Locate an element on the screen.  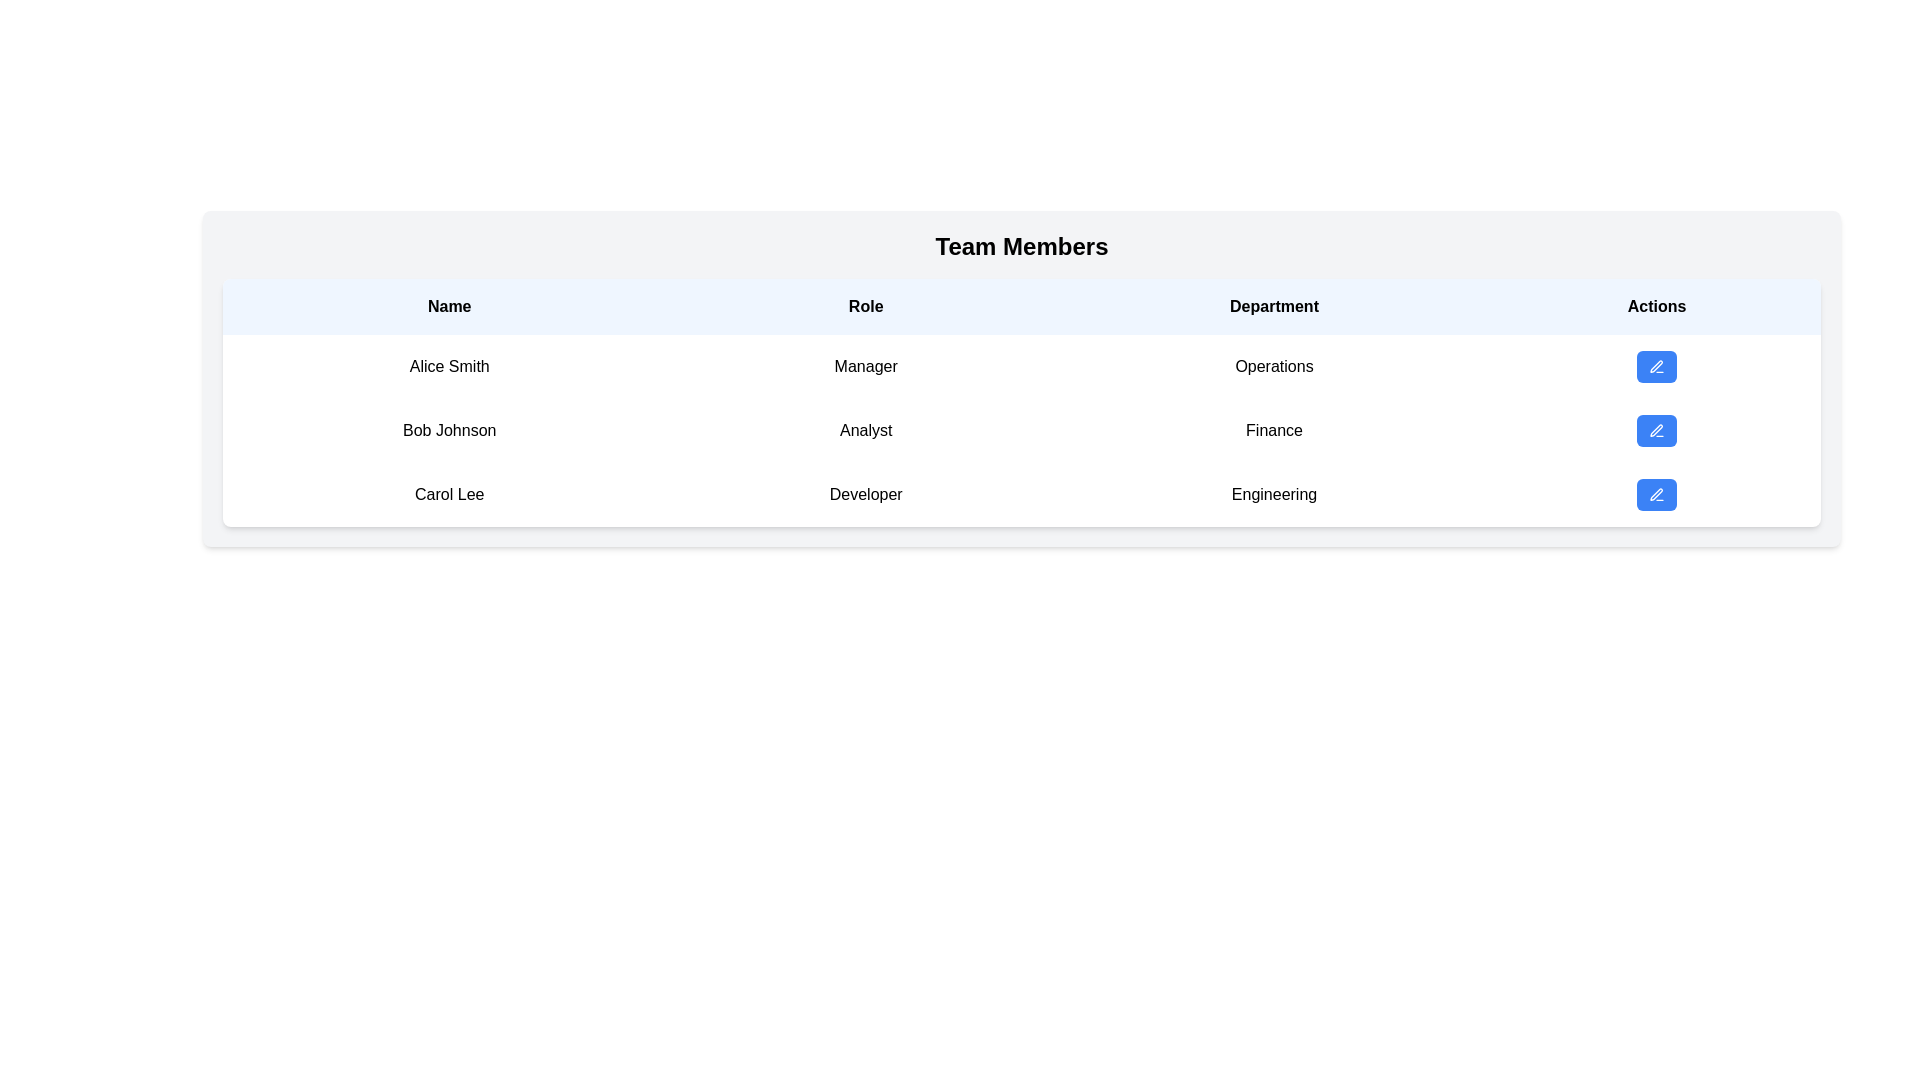
the text label displaying the name 'Carol Lee' in the third row of the 'Team Members' table, which identifies the individual associated with the corresponding data entries is located at coordinates (448, 494).